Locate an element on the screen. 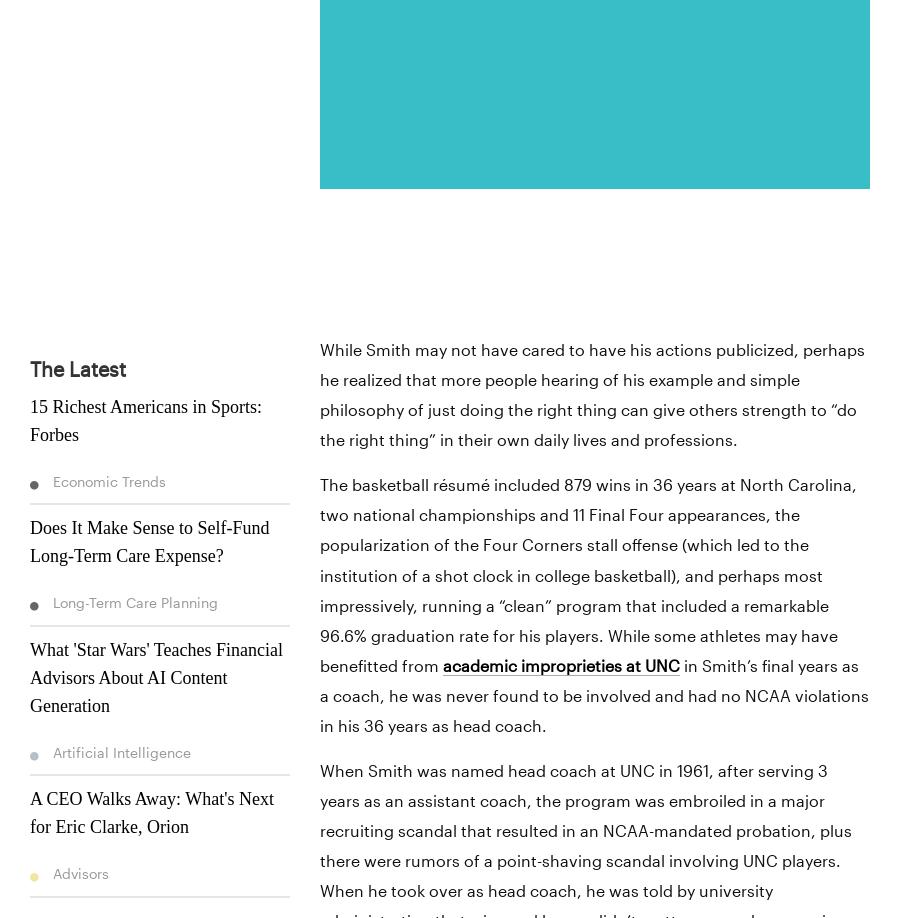 The width and height of the screenshot is (900, 918). '15 Richest Americans in Sports: Forbes' is located at coordinates (145, 419).